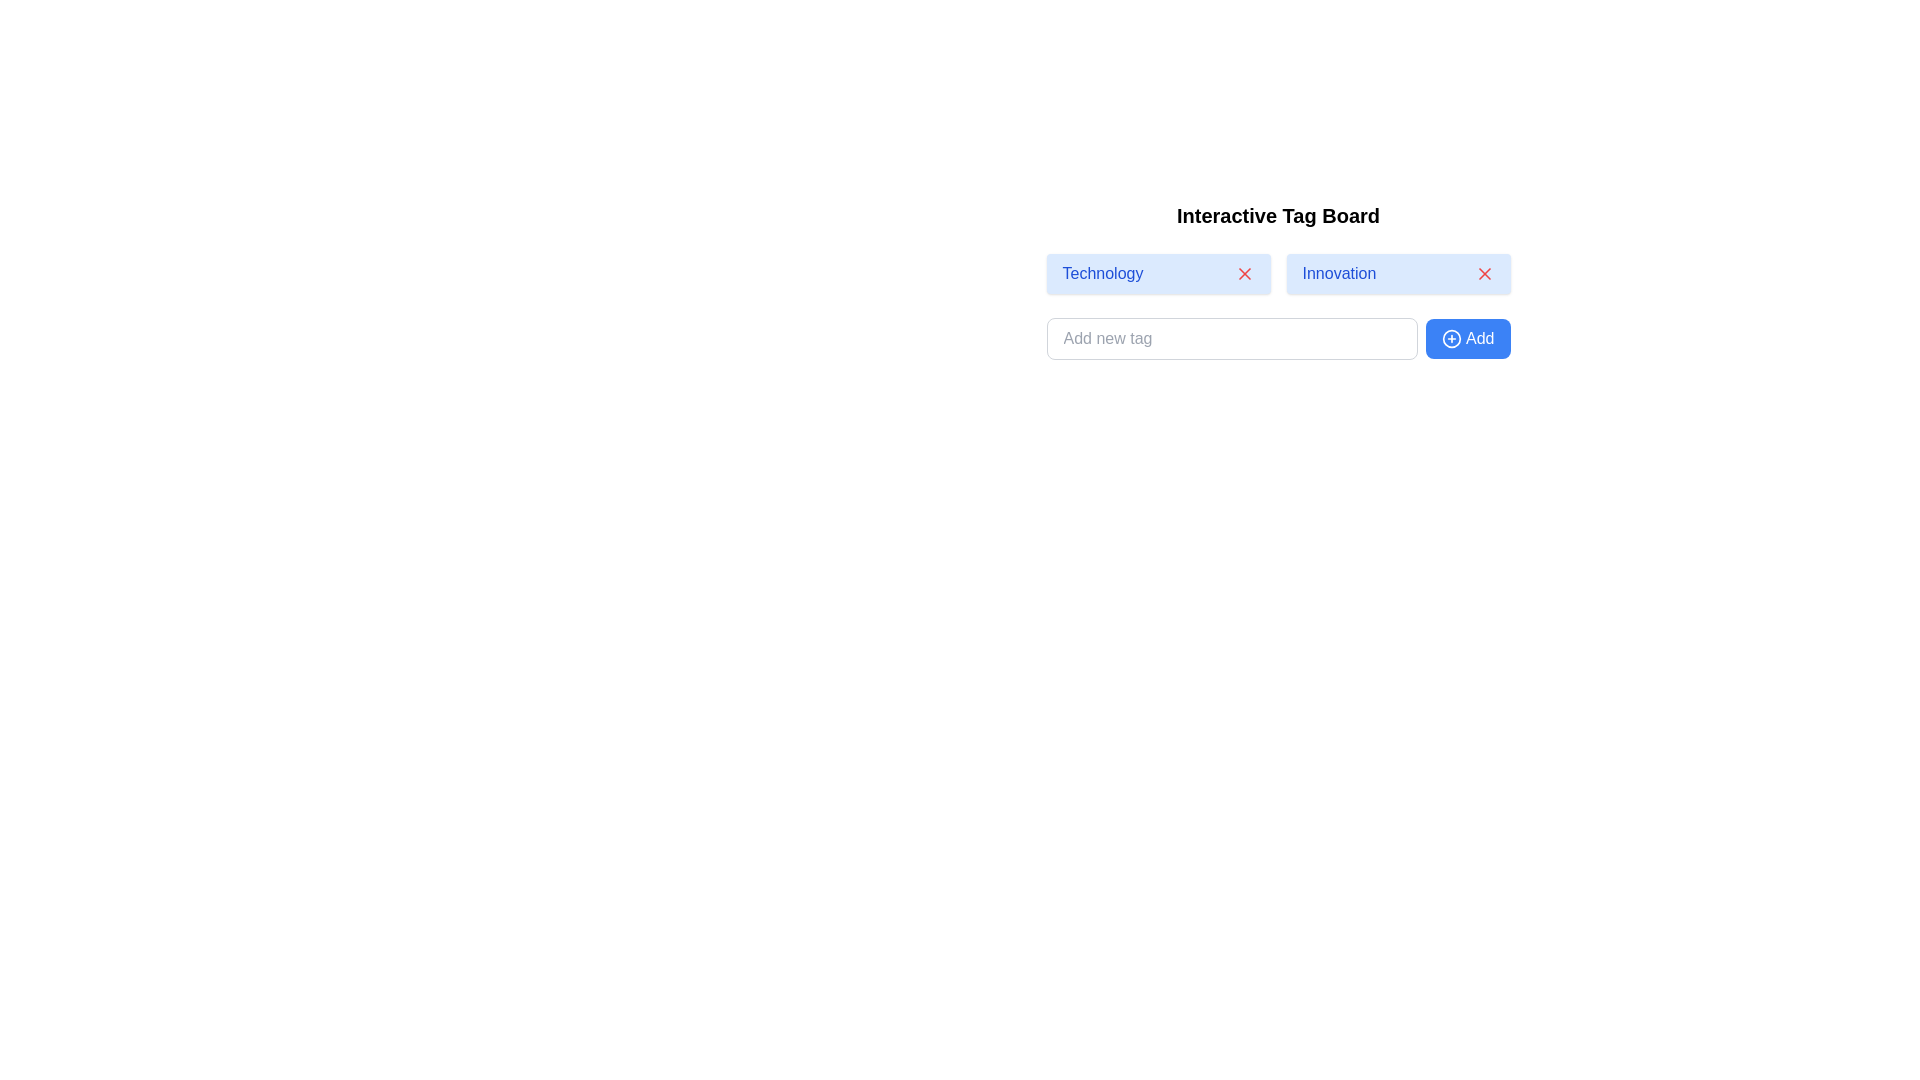  What do you see at coordinates (1479, 338) in the screenshot?
I see `the blue button labeled 'Add' that is located in the bottom-right section of the 'Interactive Tag Board' interface, immediately to the right of the '+' icon` at bounding box center [1479, 338].